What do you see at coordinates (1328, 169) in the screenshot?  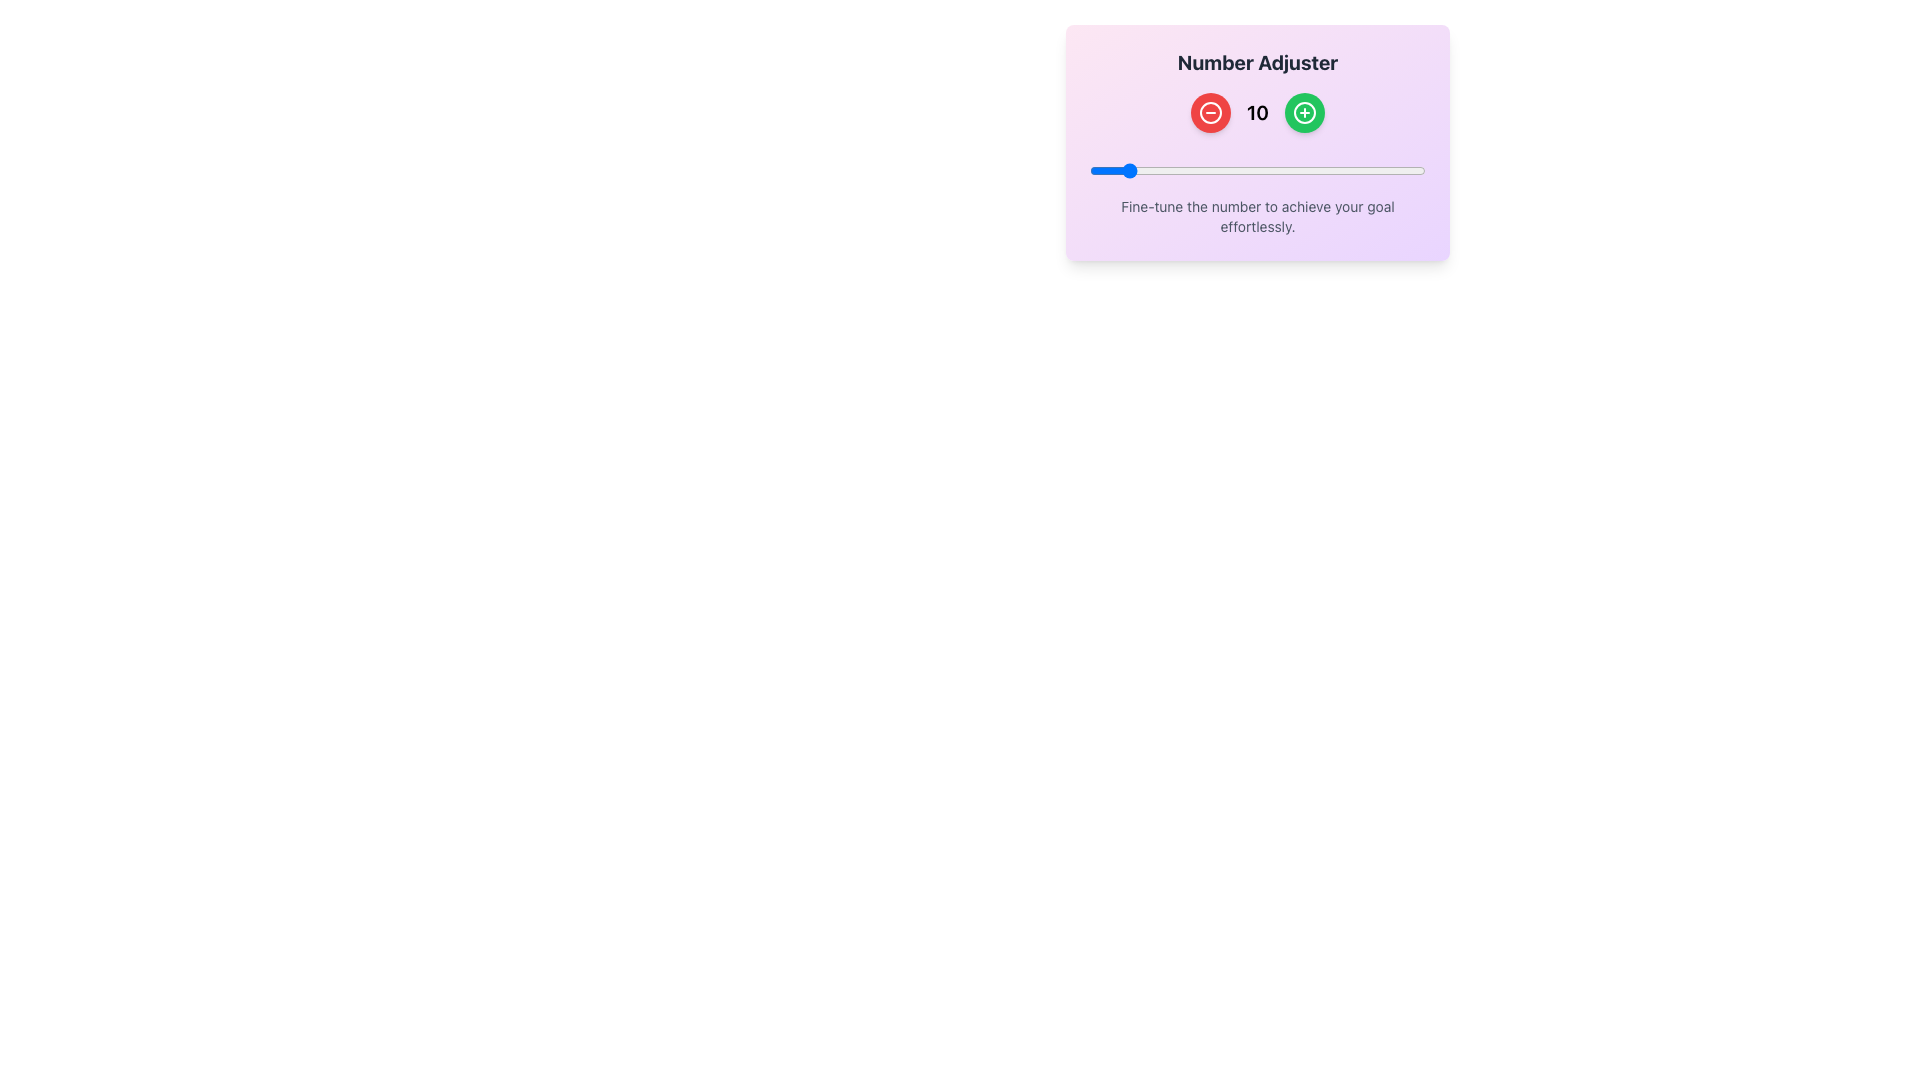 I see `the slider` at bounding box center [1328, 169].